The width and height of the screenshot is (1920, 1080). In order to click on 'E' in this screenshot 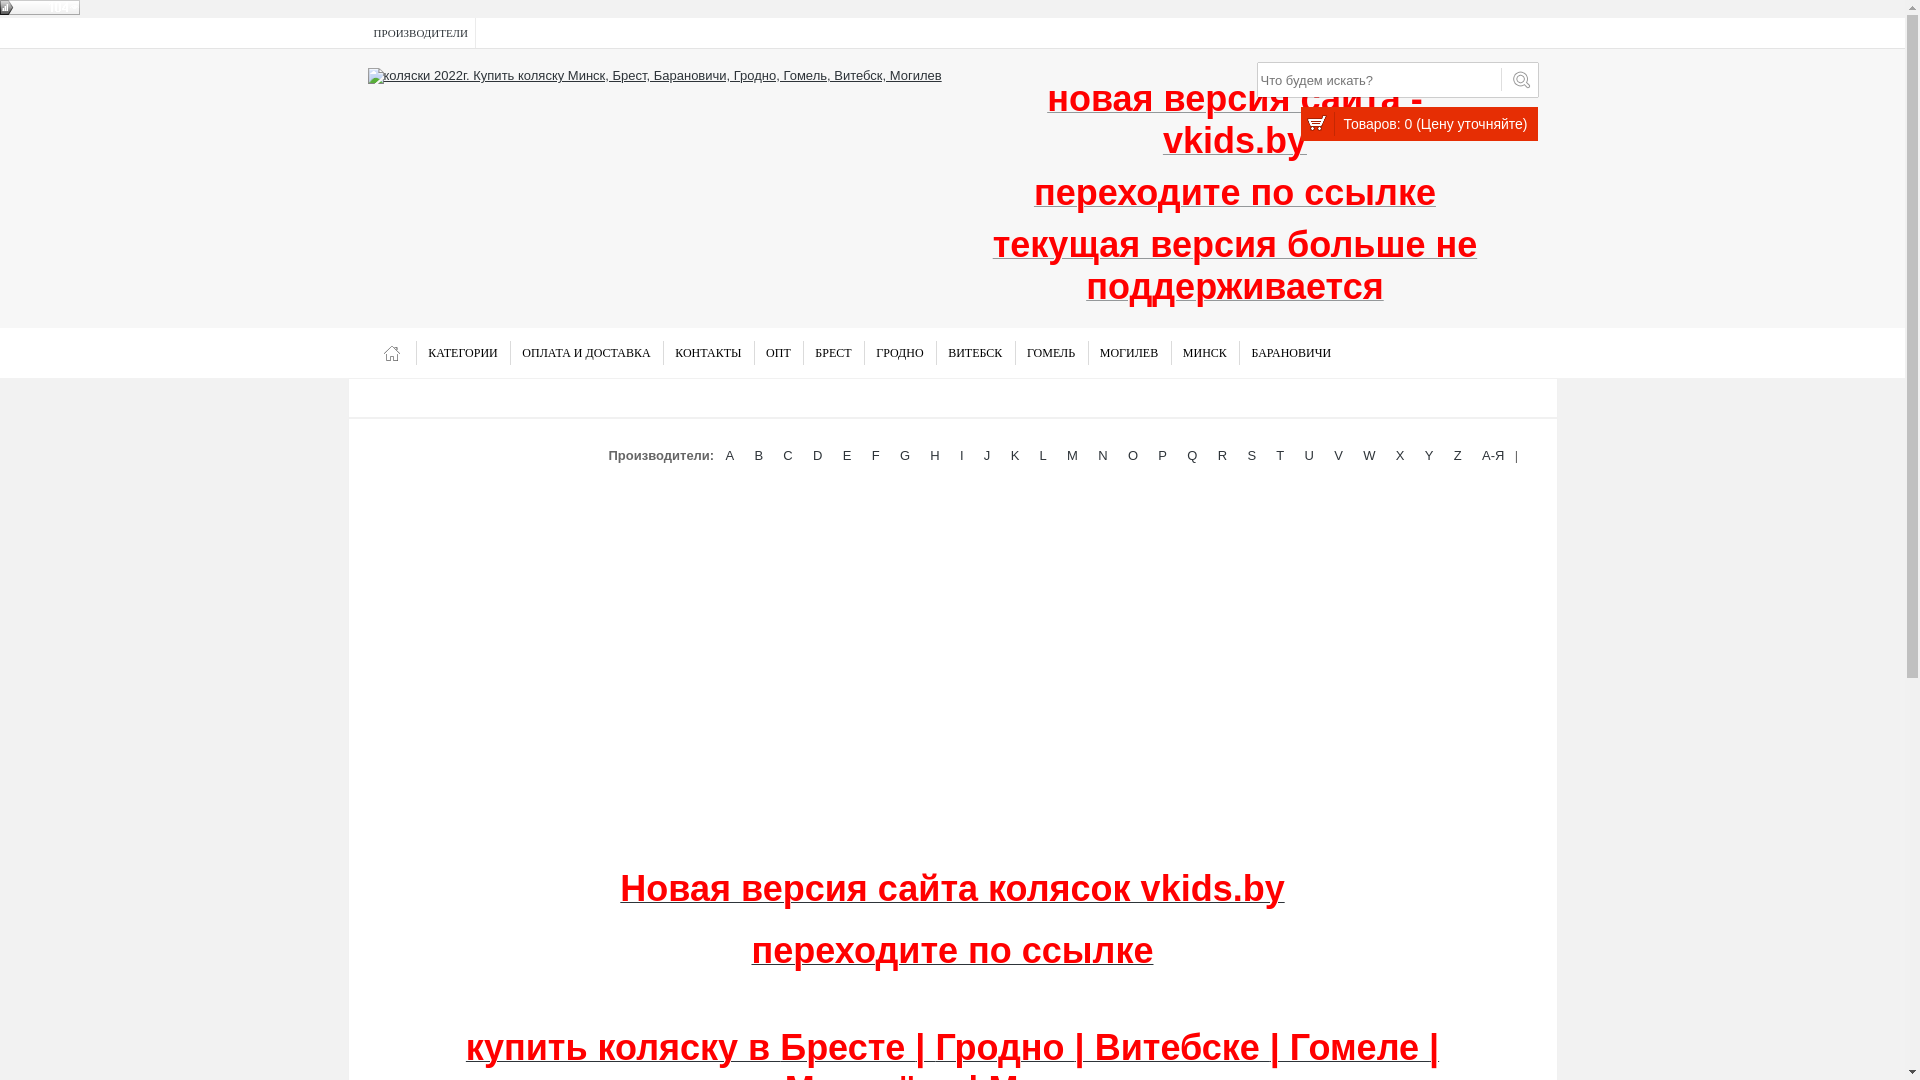, I will do `click(847, 455)`.